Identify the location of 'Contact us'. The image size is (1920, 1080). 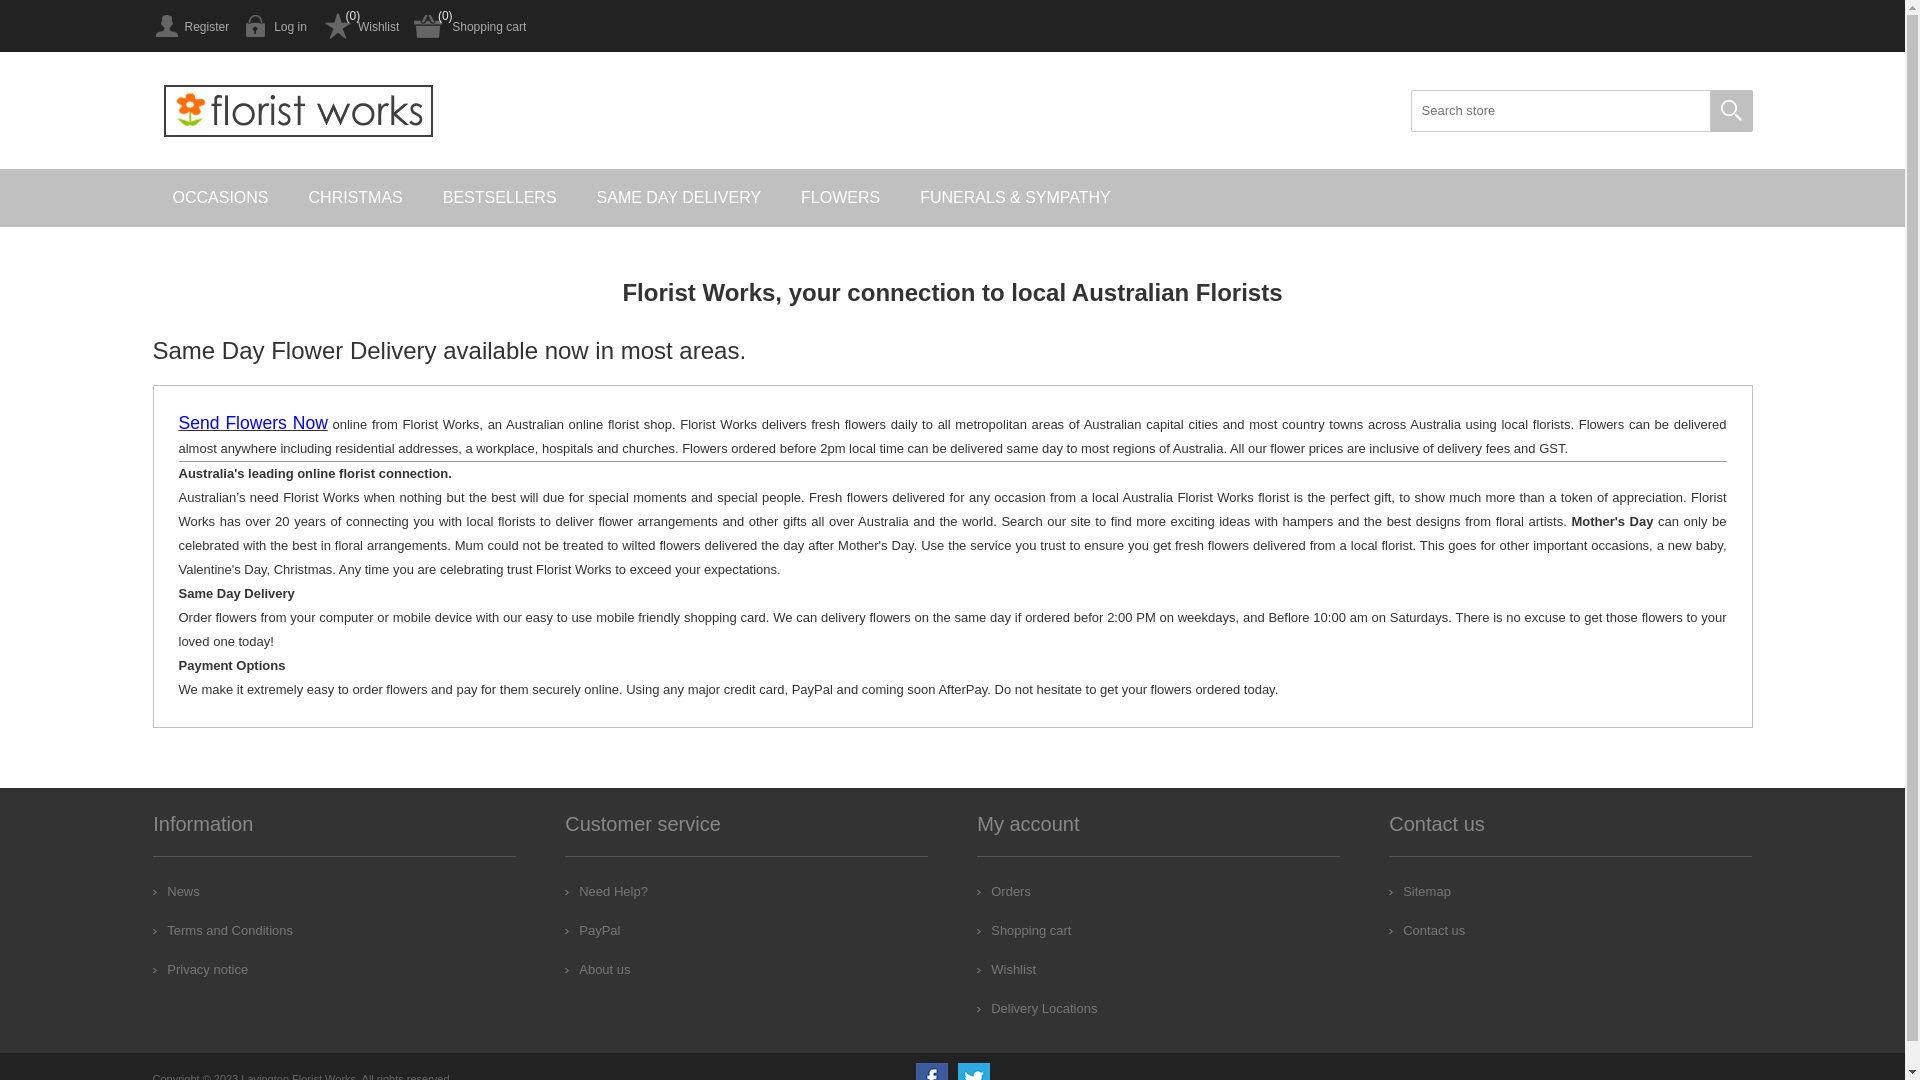
(1425, 930).